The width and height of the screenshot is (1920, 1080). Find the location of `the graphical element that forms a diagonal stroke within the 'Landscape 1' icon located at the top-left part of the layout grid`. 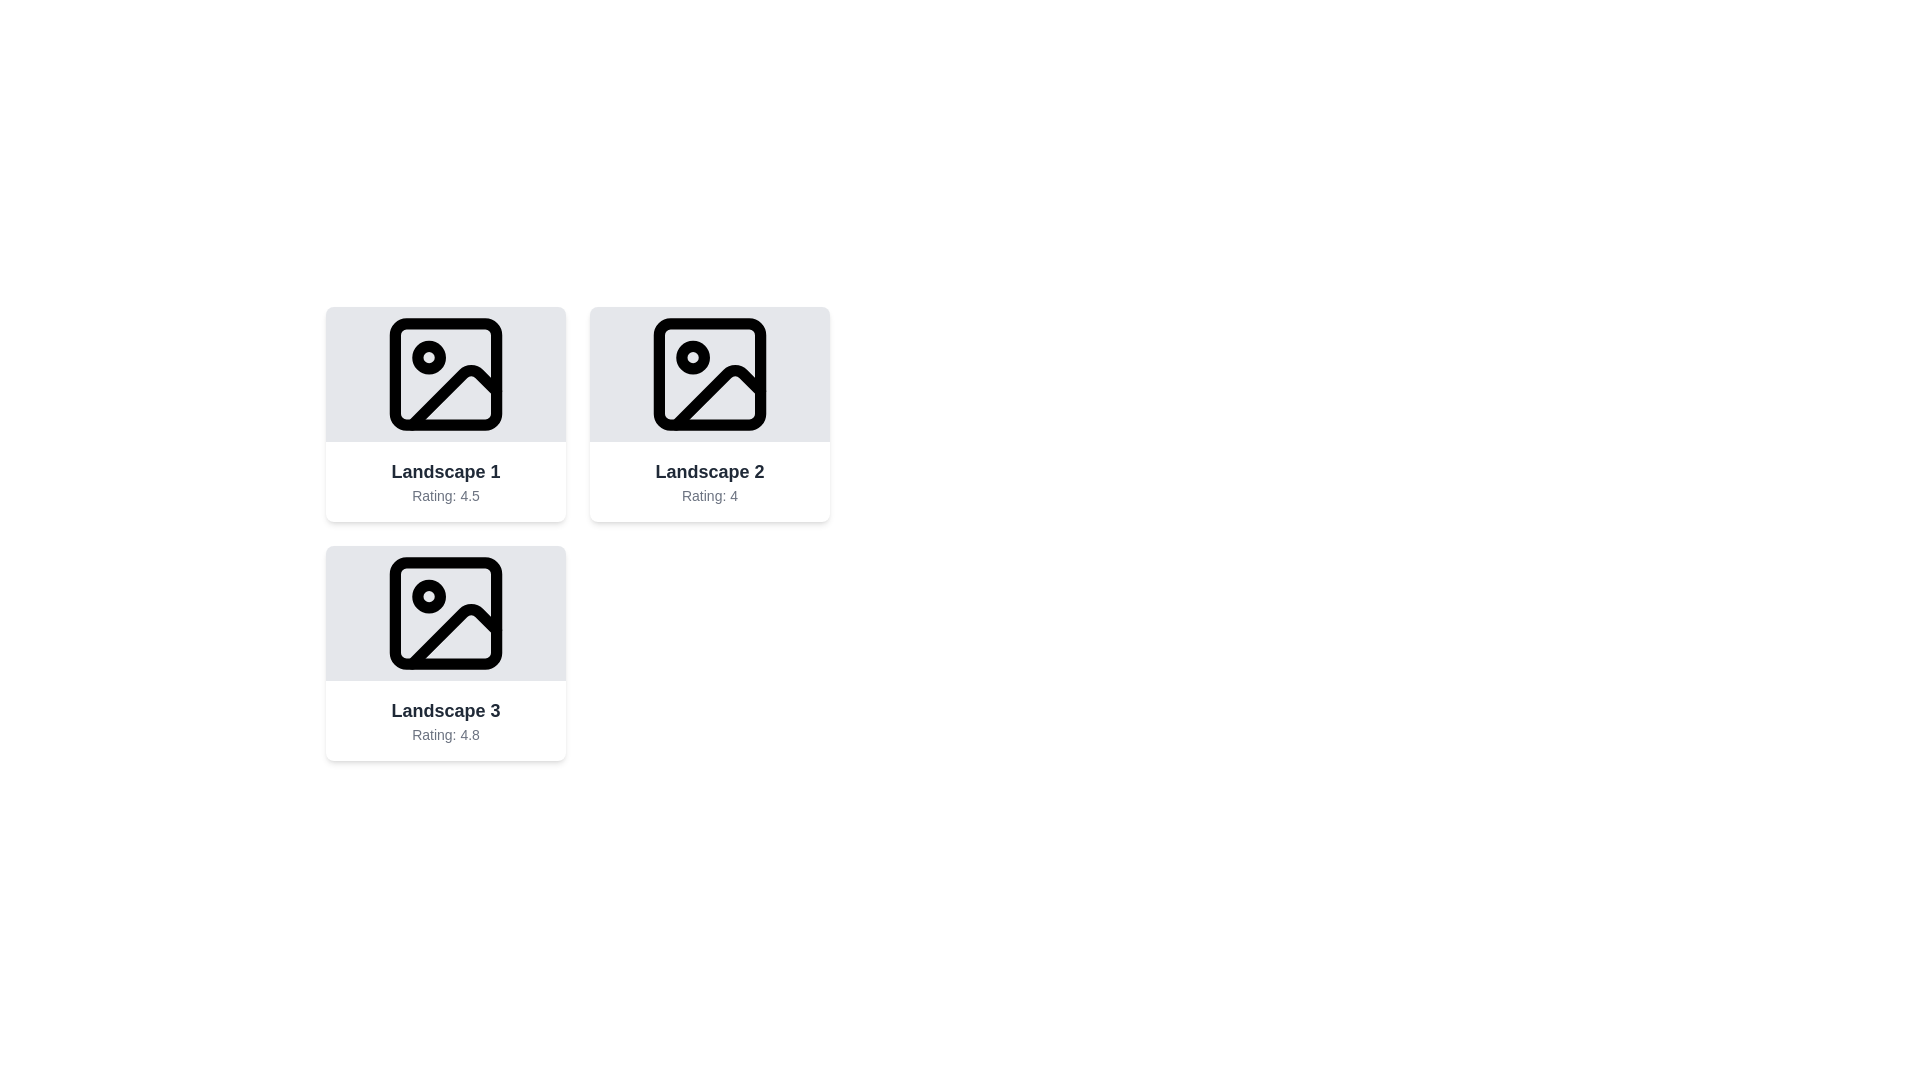

the graphical element that forms a diagonal stroke within the 'Landscape 1' icon located at the top-left part of the layout grid is located at coordinates (453, 397).